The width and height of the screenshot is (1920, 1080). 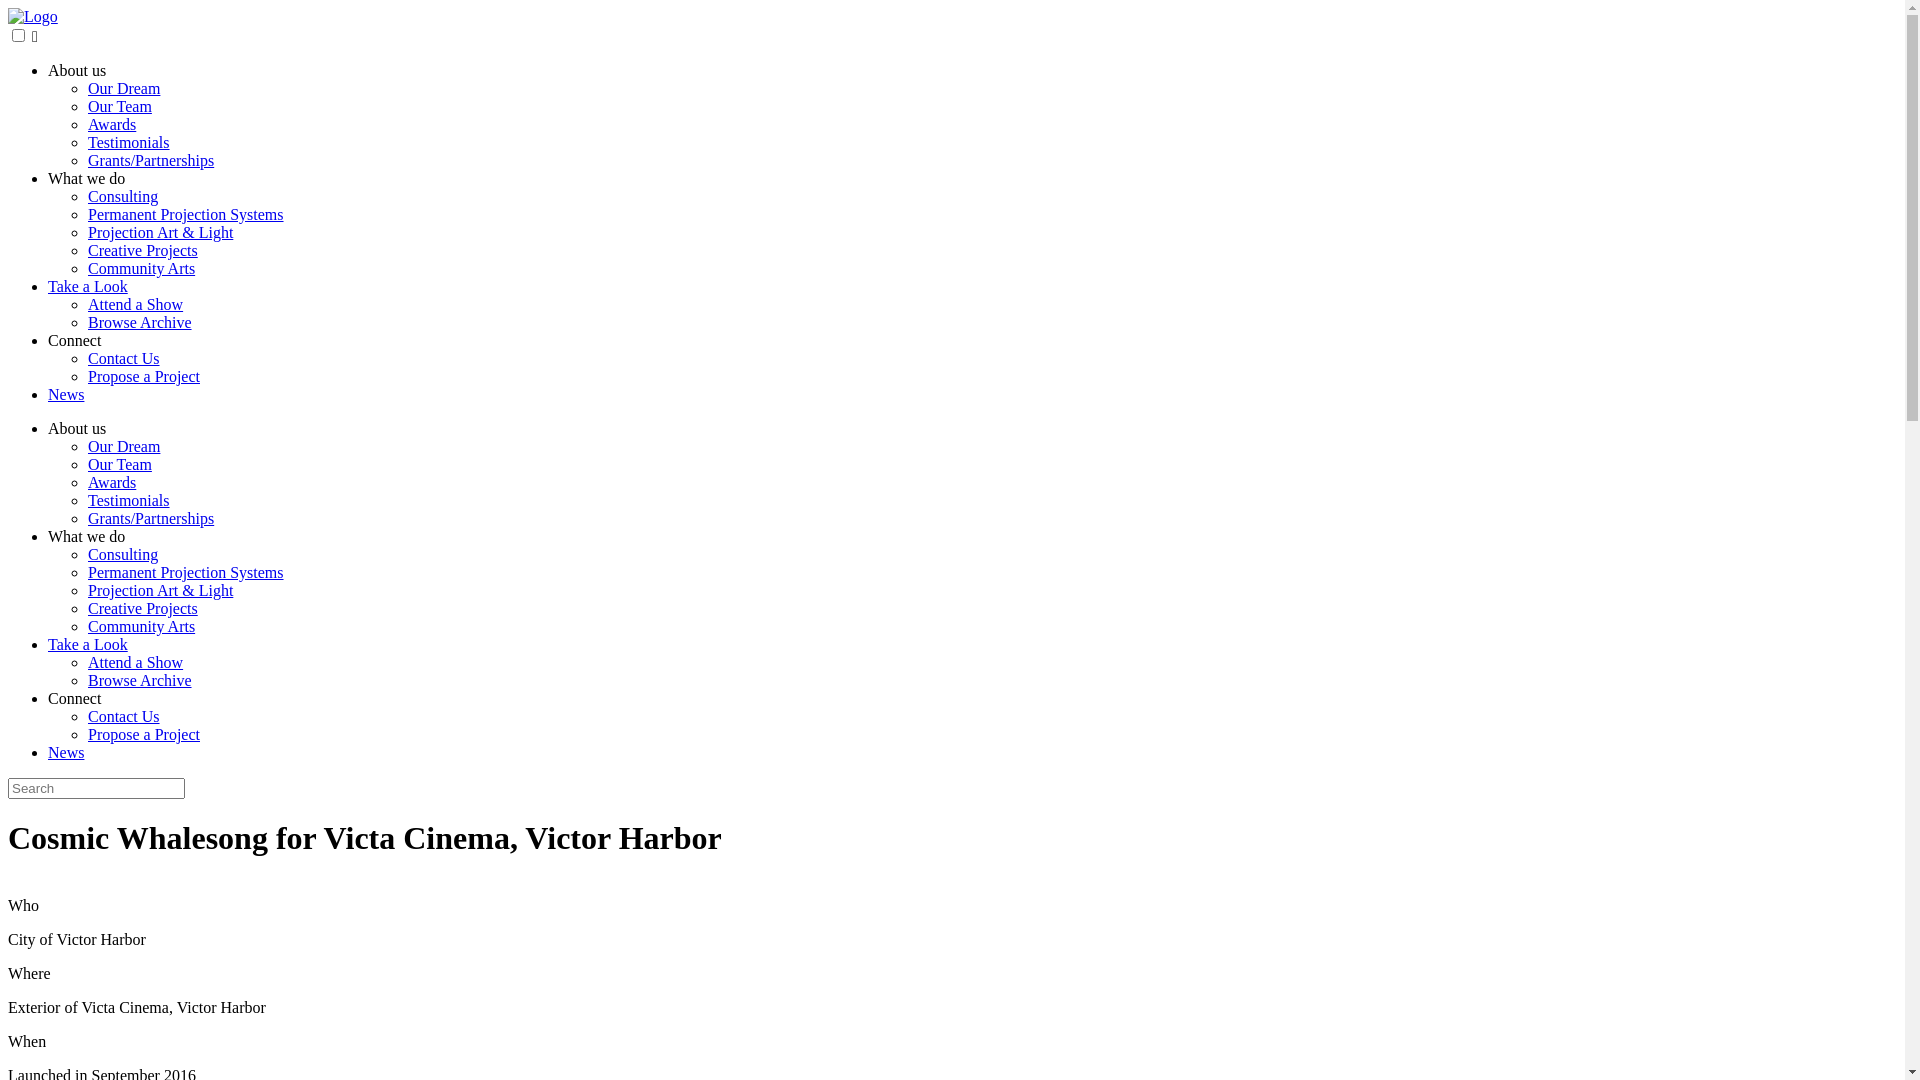 What do you see at coordinates (110, 482) in the screenshot?
I see `'Awards'` at bounding box center [110, 482].